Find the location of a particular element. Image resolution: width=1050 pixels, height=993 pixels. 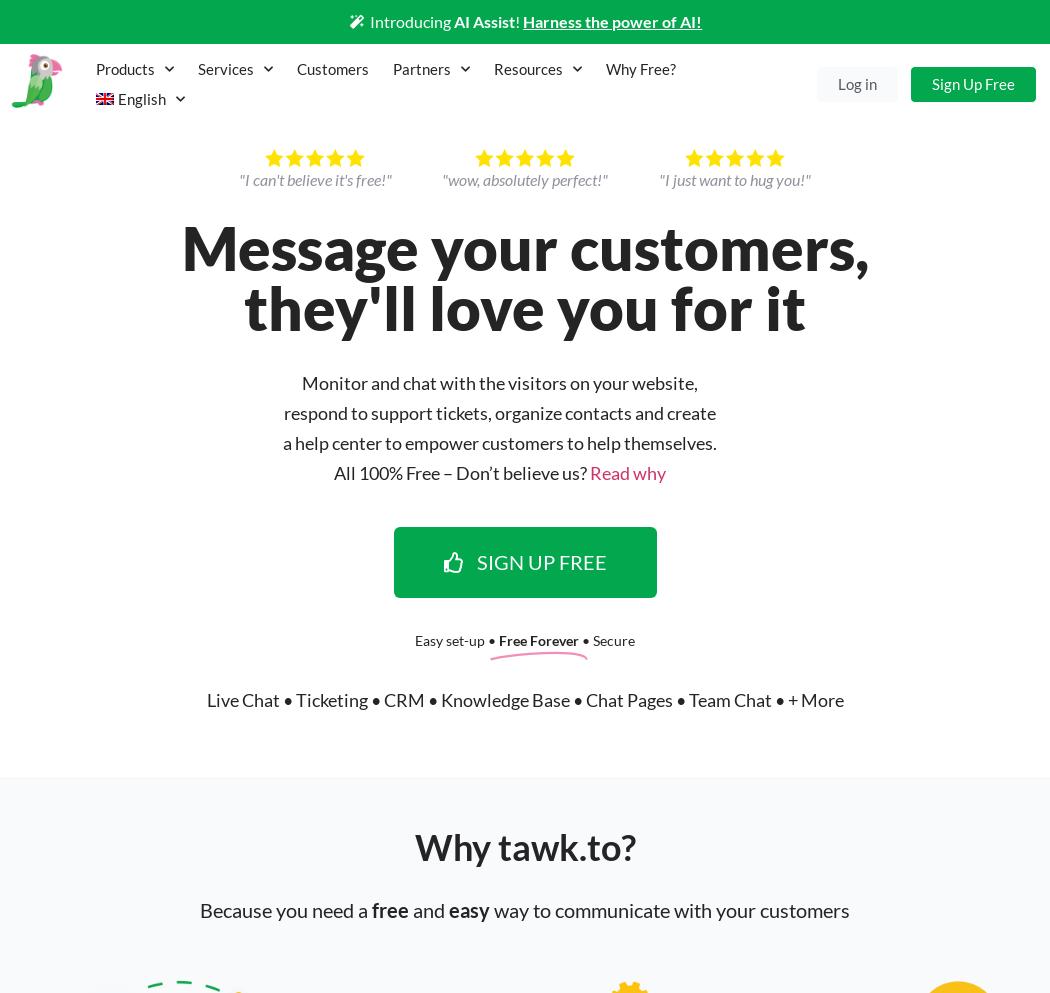

'Why Free?' is located at coordinates (605, 69).